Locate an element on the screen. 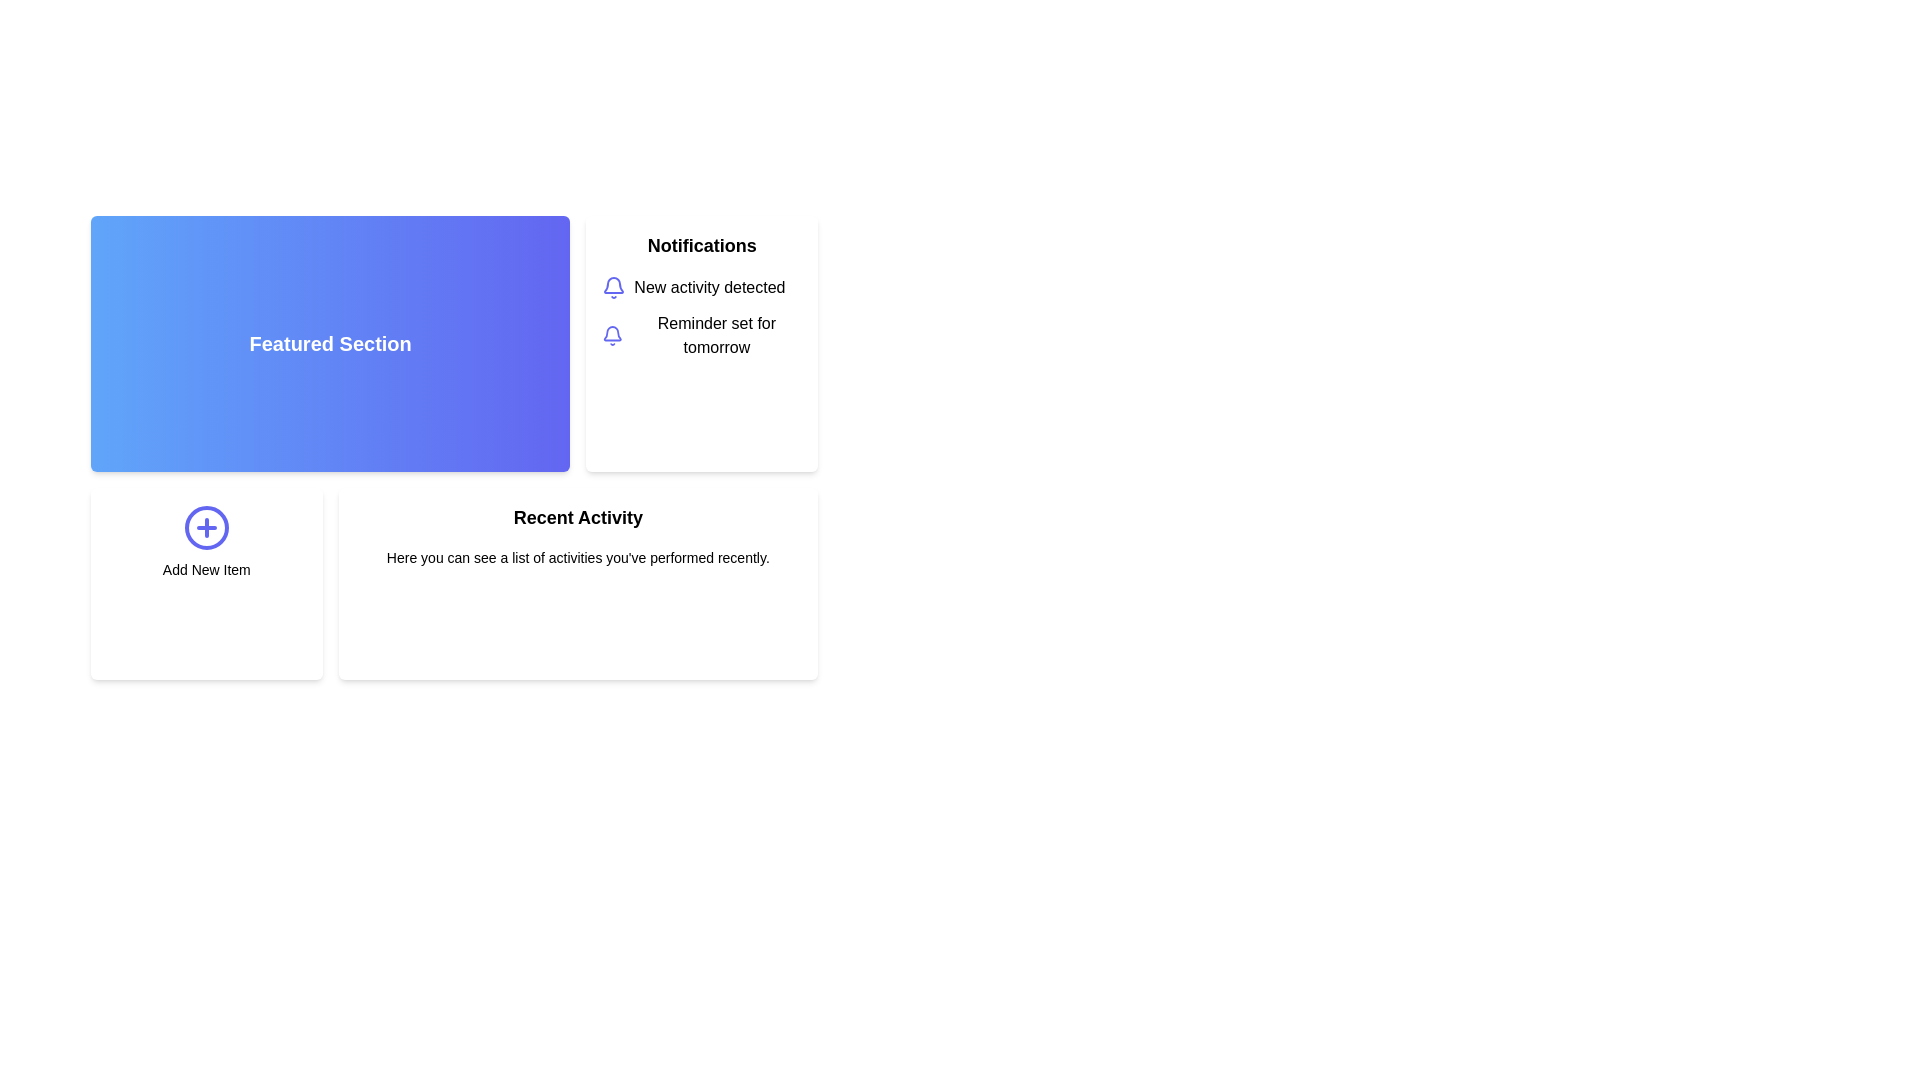 The image size is (1920, 1080). the 'Notifications' header text label located in the upper right area of the interface, above the items 'New activity detected' and 'Reminder set for tomorrow' is located at coordinates (702, 245).